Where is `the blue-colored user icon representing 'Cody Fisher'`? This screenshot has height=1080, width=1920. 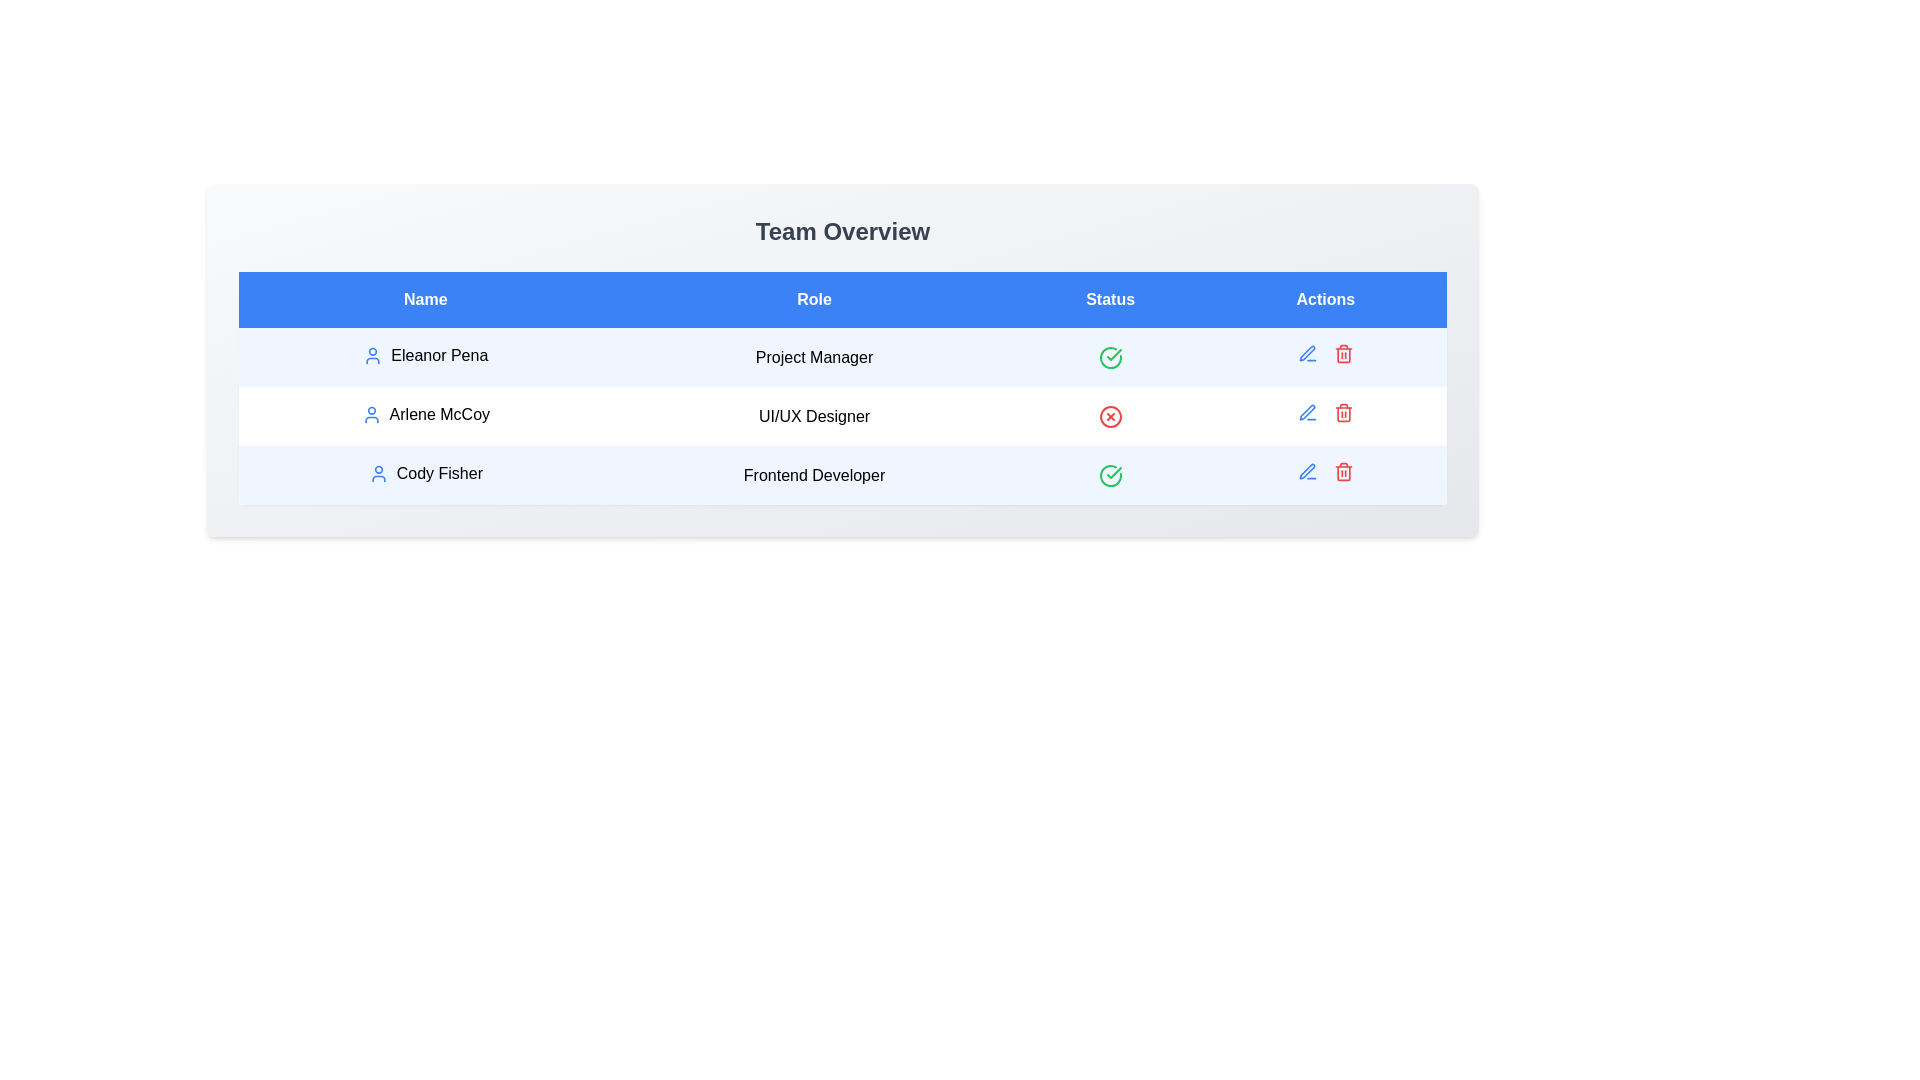
the blue-colored user icon representing 'Cody Fisher' is located at coordinates (378, 474).